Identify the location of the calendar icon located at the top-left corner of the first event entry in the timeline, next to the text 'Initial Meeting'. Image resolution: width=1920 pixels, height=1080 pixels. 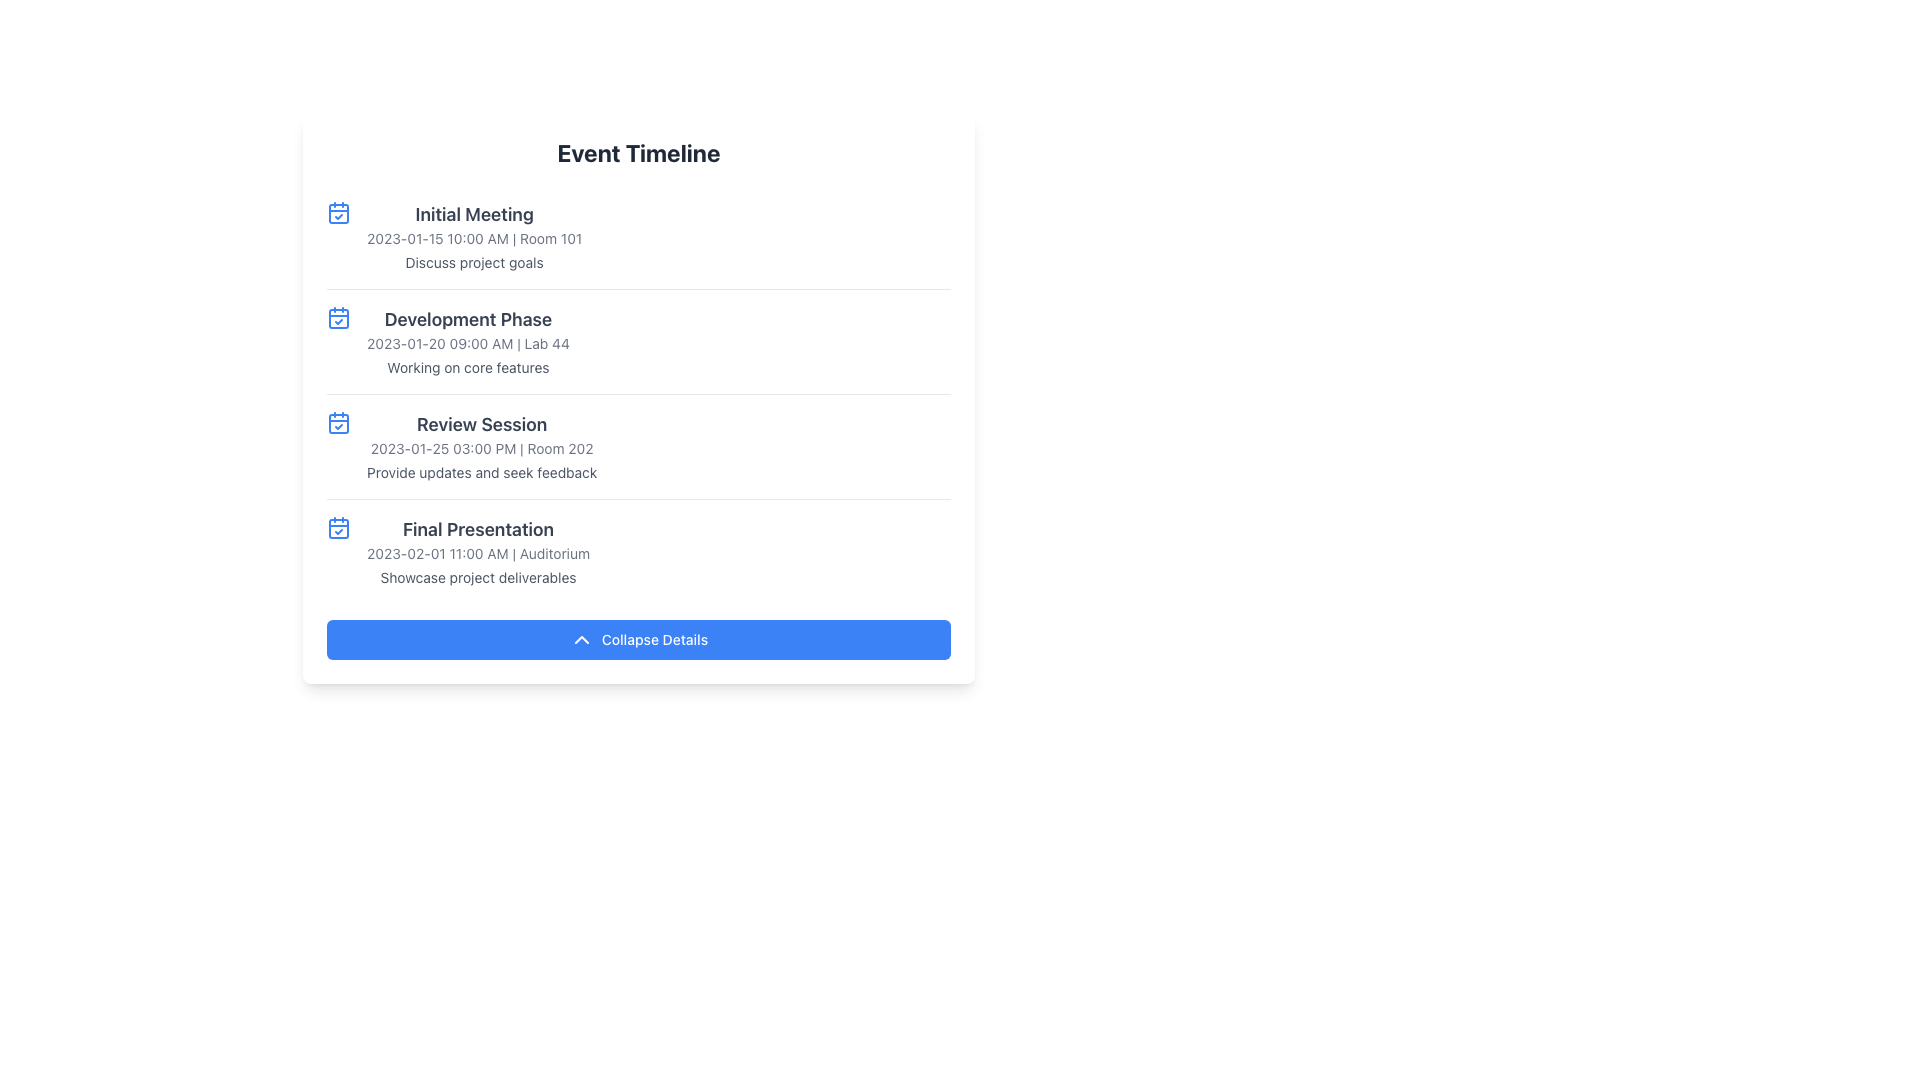
(339, 212).